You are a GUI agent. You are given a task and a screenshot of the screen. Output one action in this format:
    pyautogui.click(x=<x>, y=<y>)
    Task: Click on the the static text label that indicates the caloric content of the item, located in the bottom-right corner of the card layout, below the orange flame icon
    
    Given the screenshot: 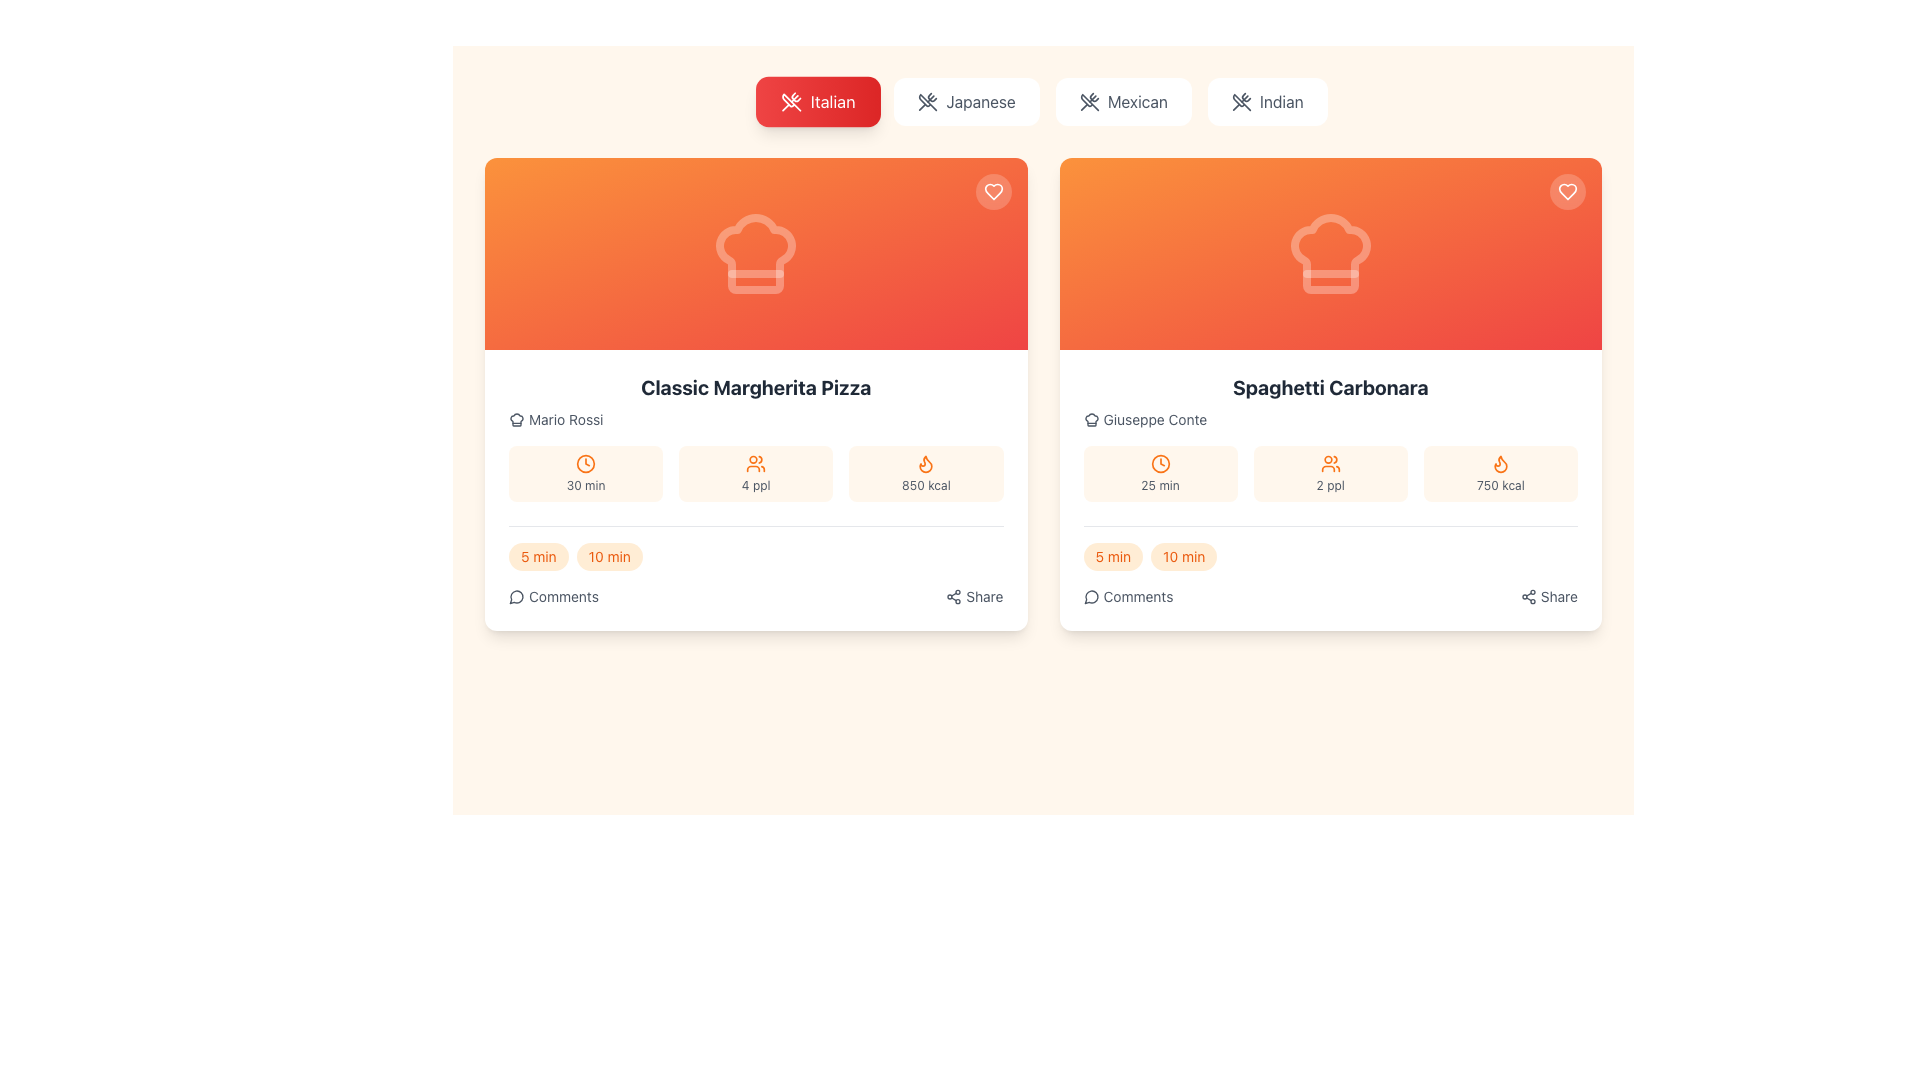 What is the action you would take?
    pyautogui.click(x=925, y=486)
    